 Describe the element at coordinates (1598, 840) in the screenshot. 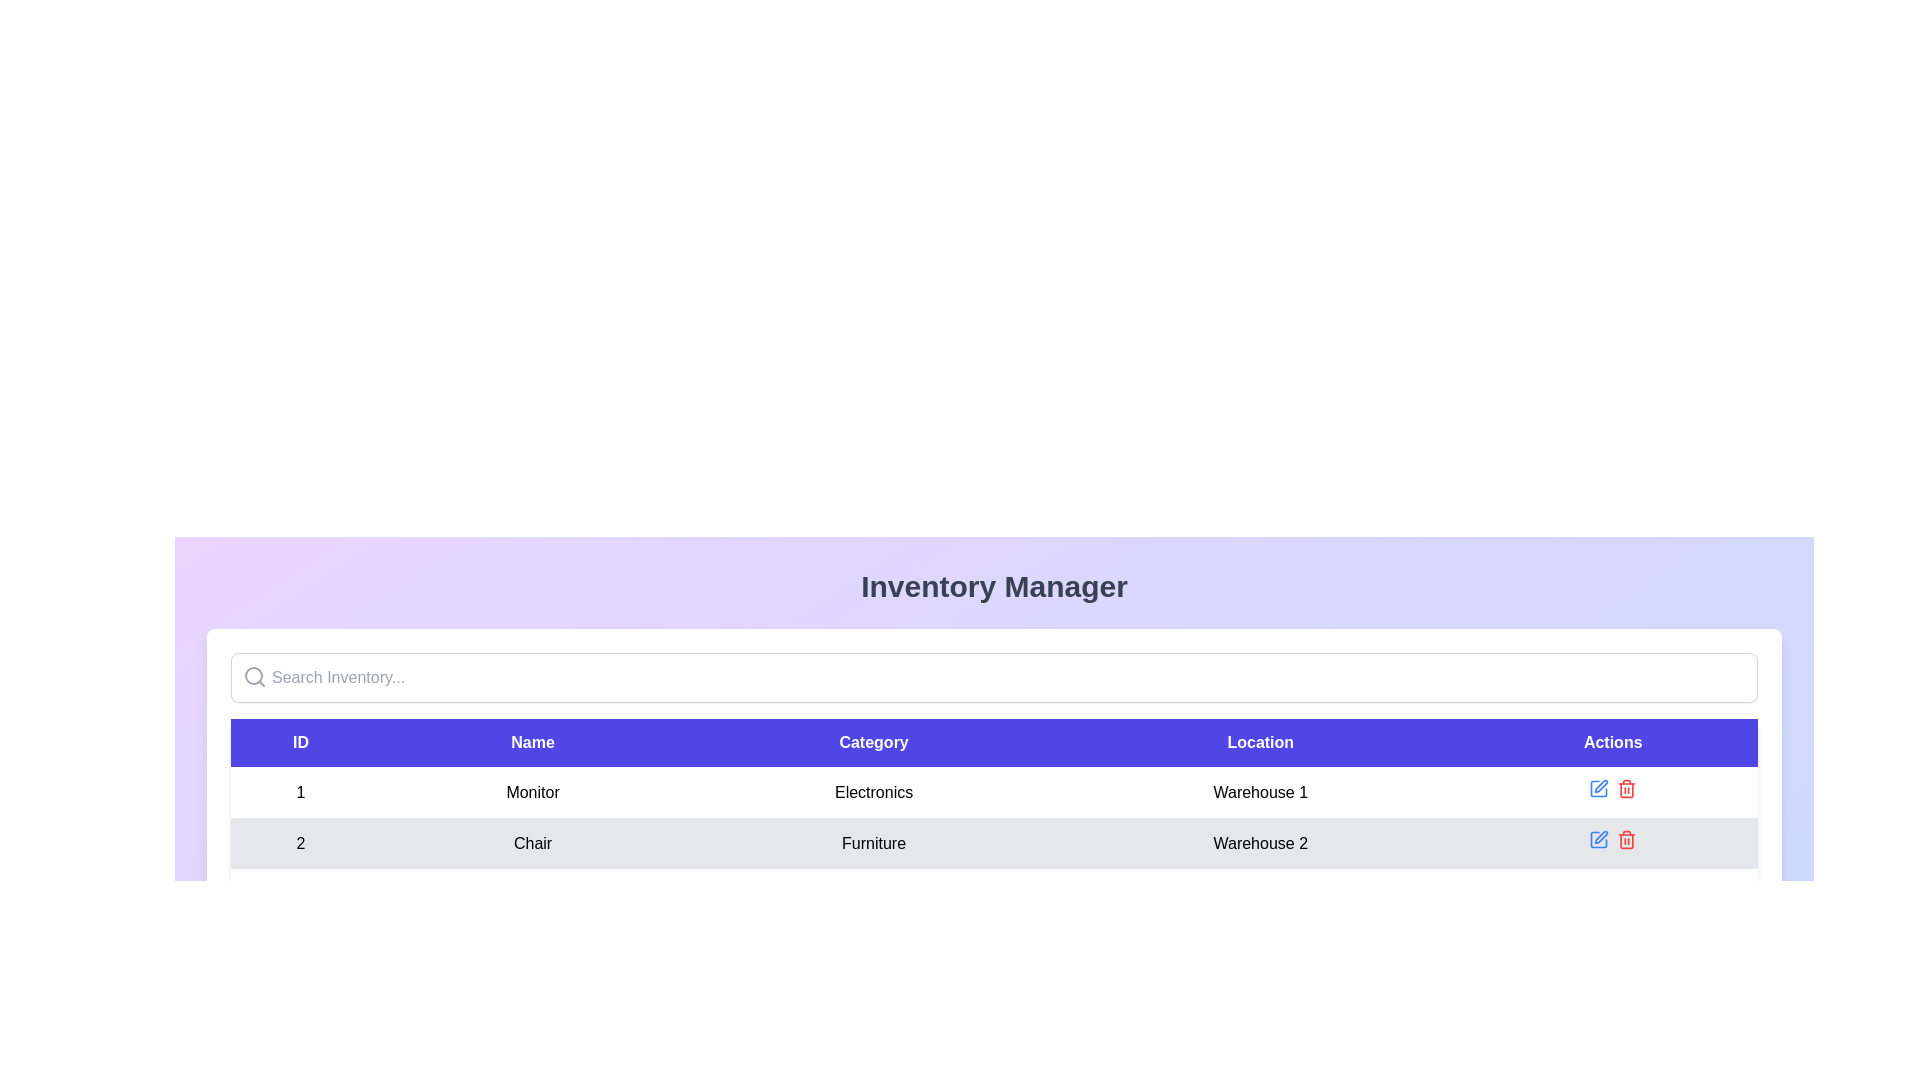

I see `the edit button icon in the Actions column of the second row for the item 'Chair' to invoke the edit operation` at that location.